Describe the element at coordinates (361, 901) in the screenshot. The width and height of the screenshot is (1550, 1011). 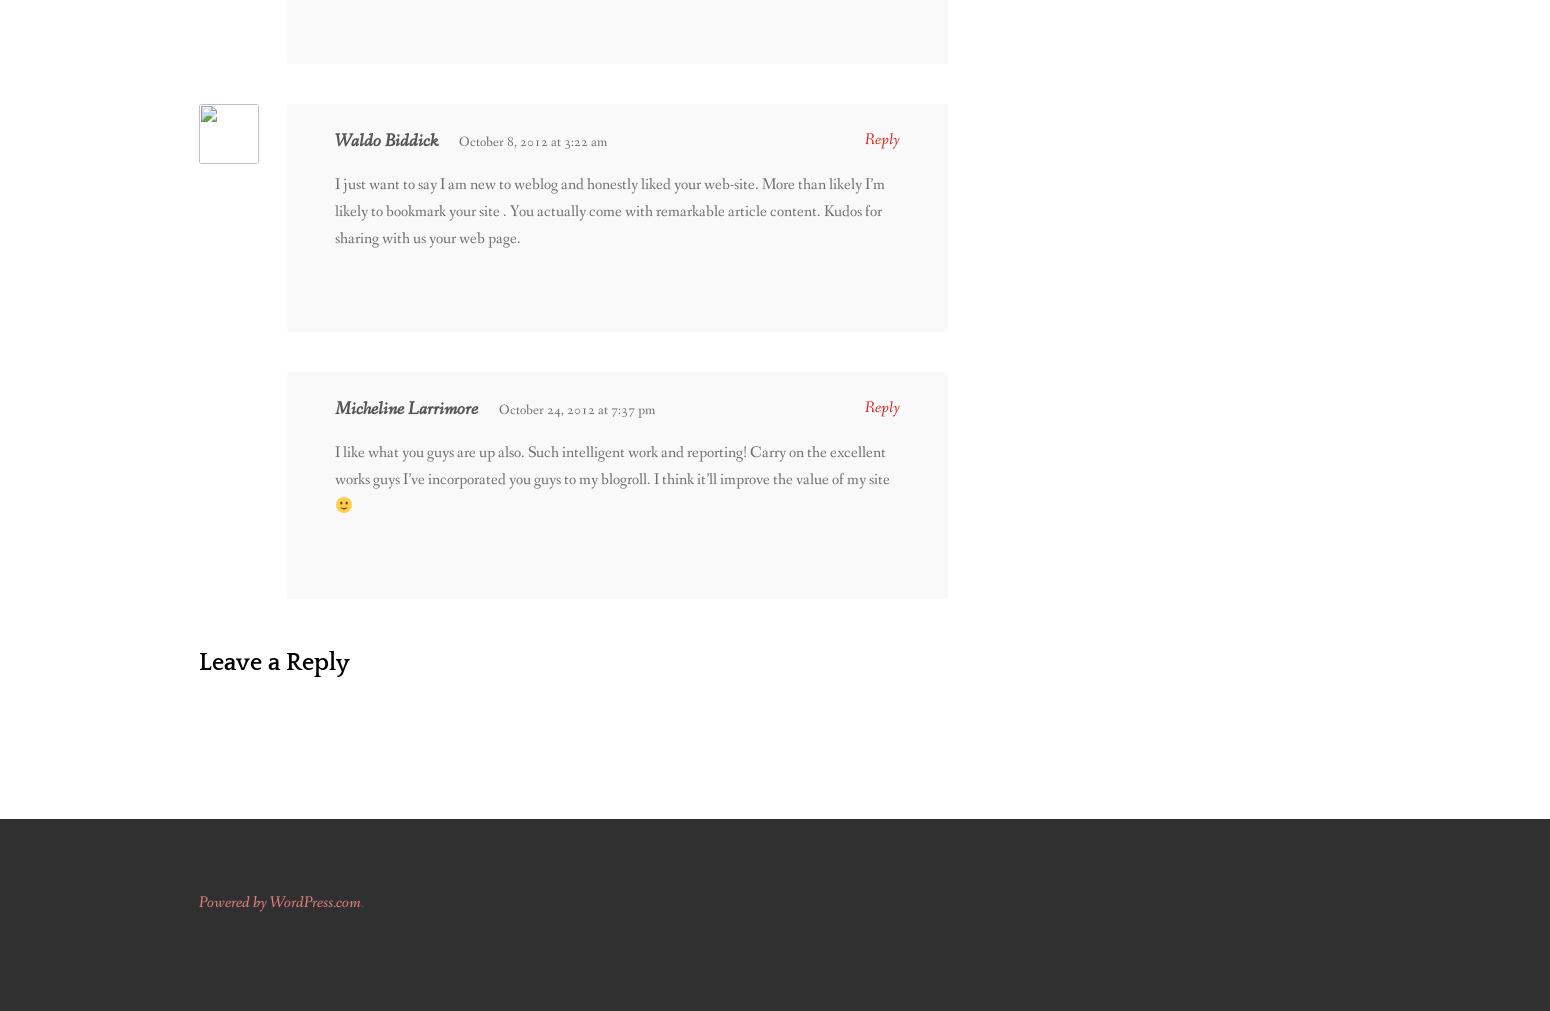
I see `'.'` at that location.